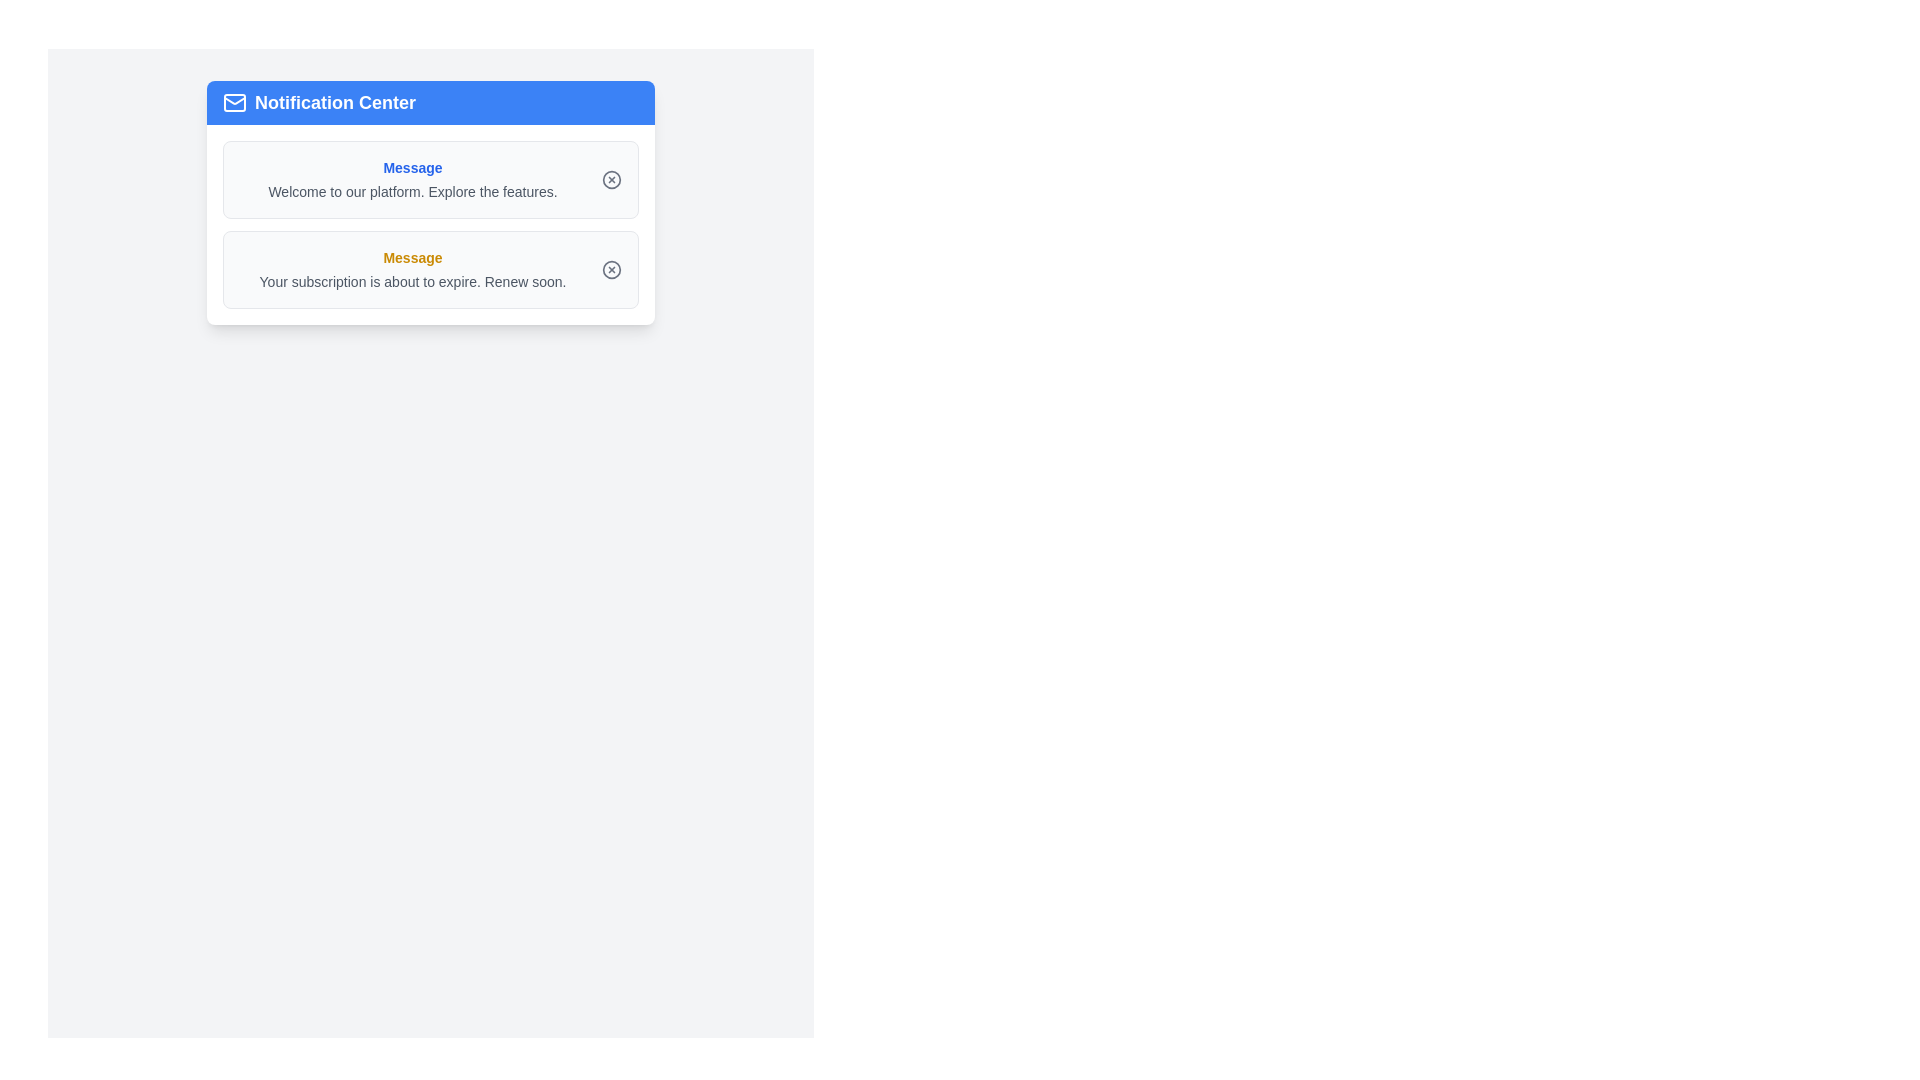 The height and width of the screenshot is (1080, 1920). I want to click on the 'Message' text label at the top of the notification message box to interact with it, so click(411, 167).